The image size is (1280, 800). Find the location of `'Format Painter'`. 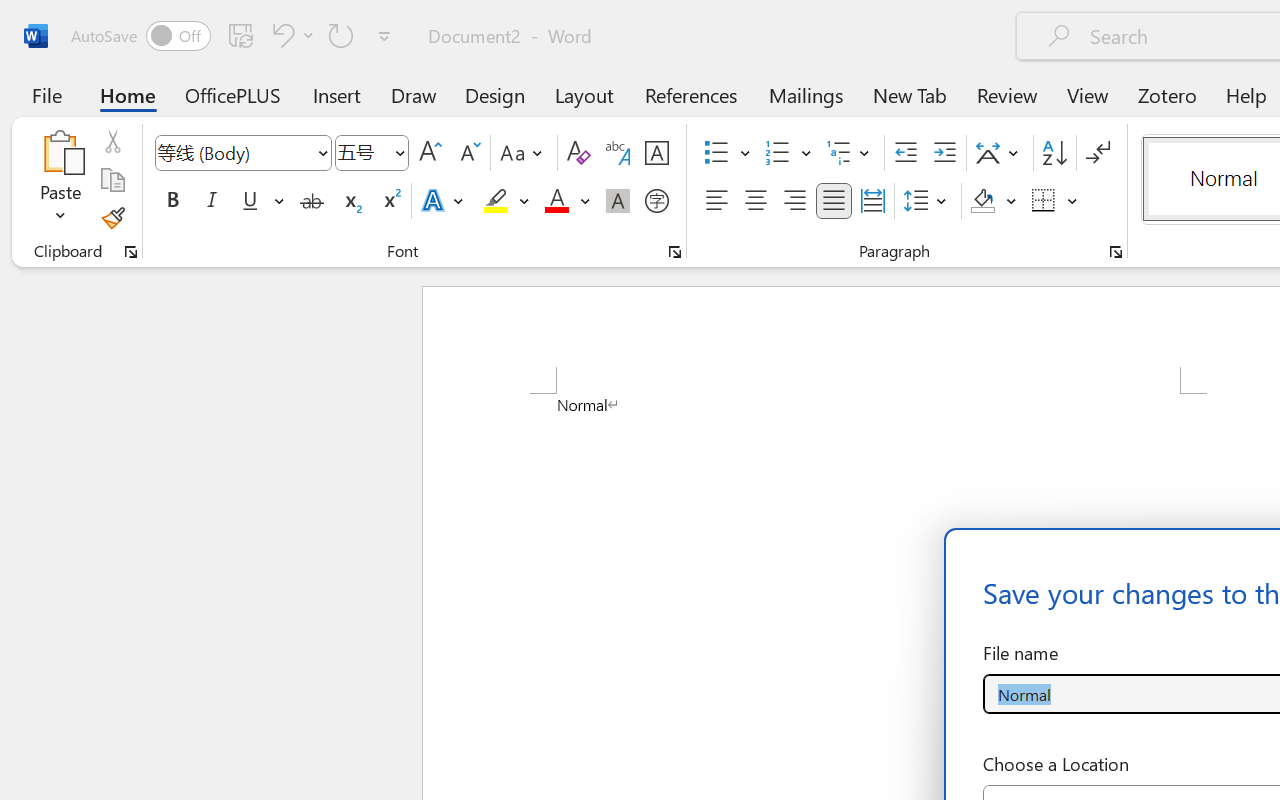

'Format Painter' is located at coordinates (111, 218).